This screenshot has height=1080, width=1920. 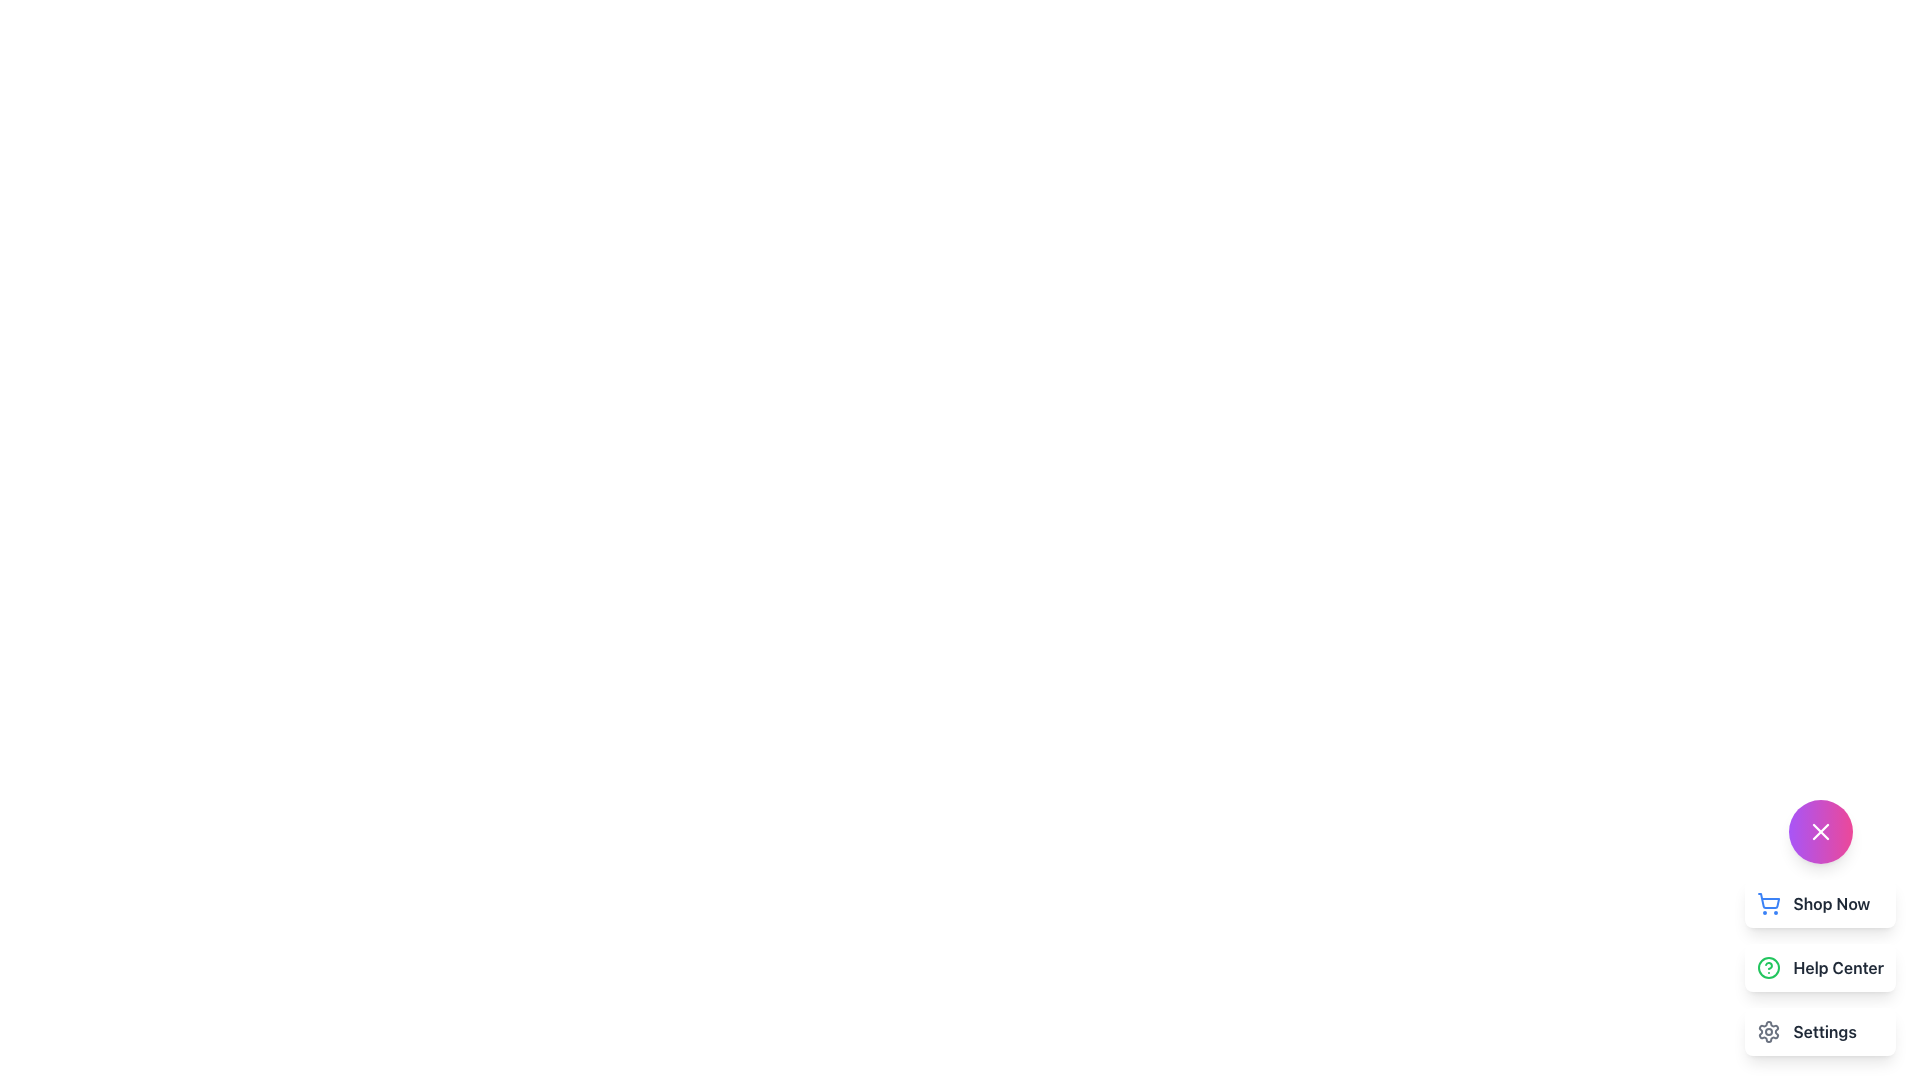 I want to click on the Settings gear icon, which is a gear-shaped icon located at the bottom-right corner panel, below the Help Center option, so click(x=1769, y=1032).